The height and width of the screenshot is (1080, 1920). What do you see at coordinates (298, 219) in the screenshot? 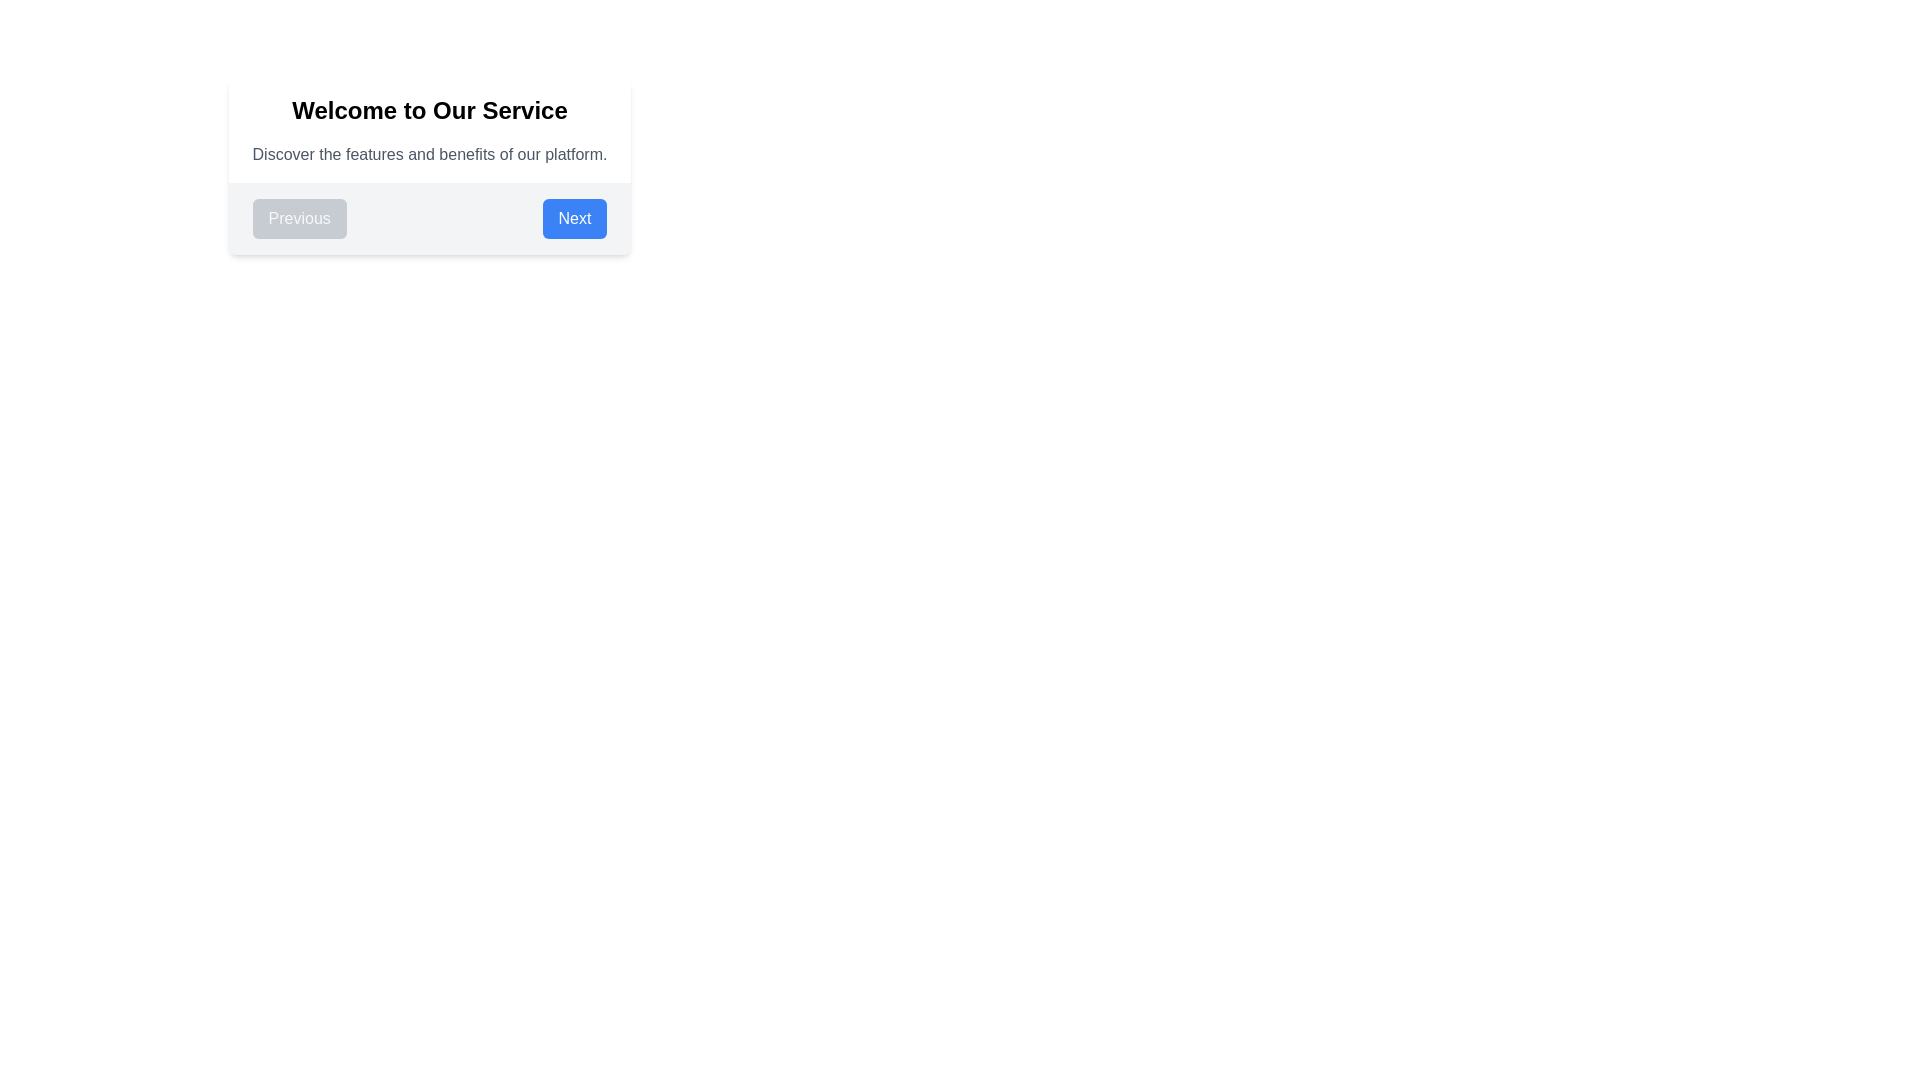
I see `the first button located` at bounding box center [298, 219].